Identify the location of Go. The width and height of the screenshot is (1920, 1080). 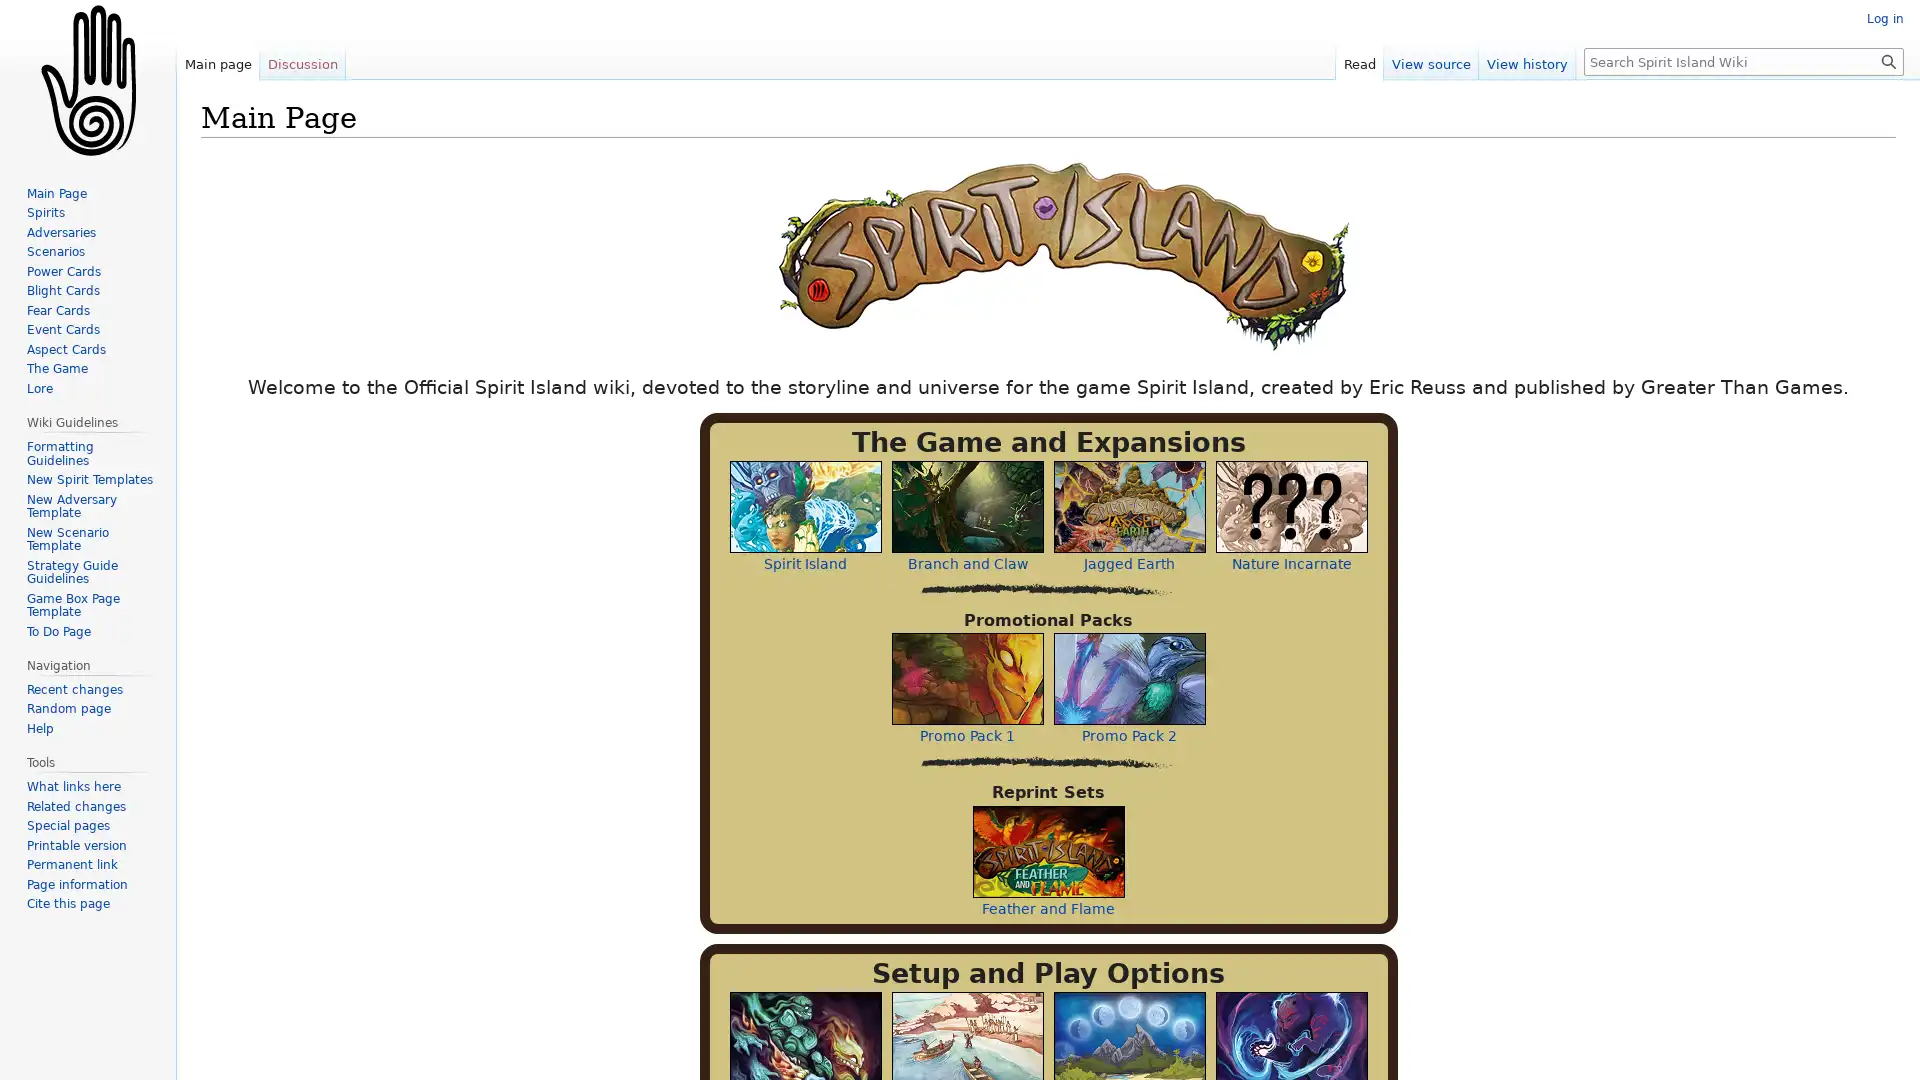
(1888, 60).